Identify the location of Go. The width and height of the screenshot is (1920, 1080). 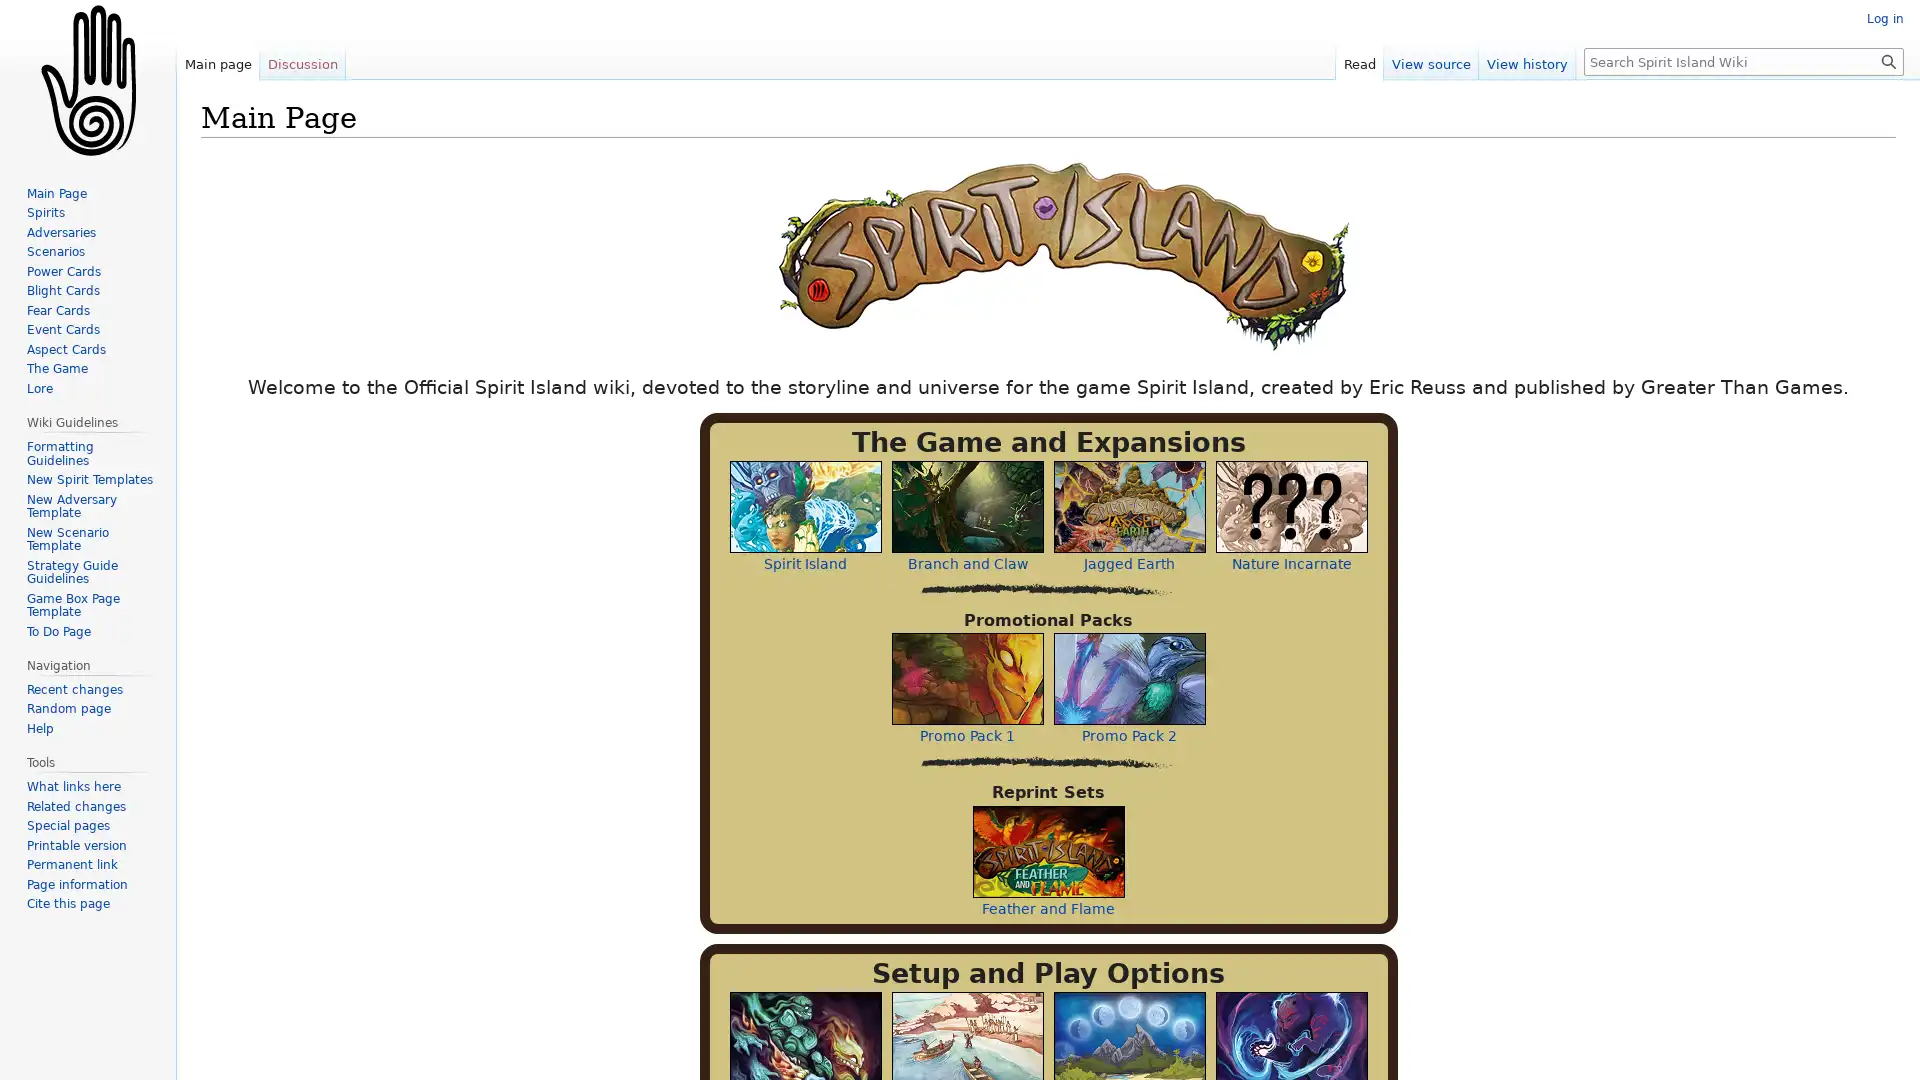
(1888, 60).